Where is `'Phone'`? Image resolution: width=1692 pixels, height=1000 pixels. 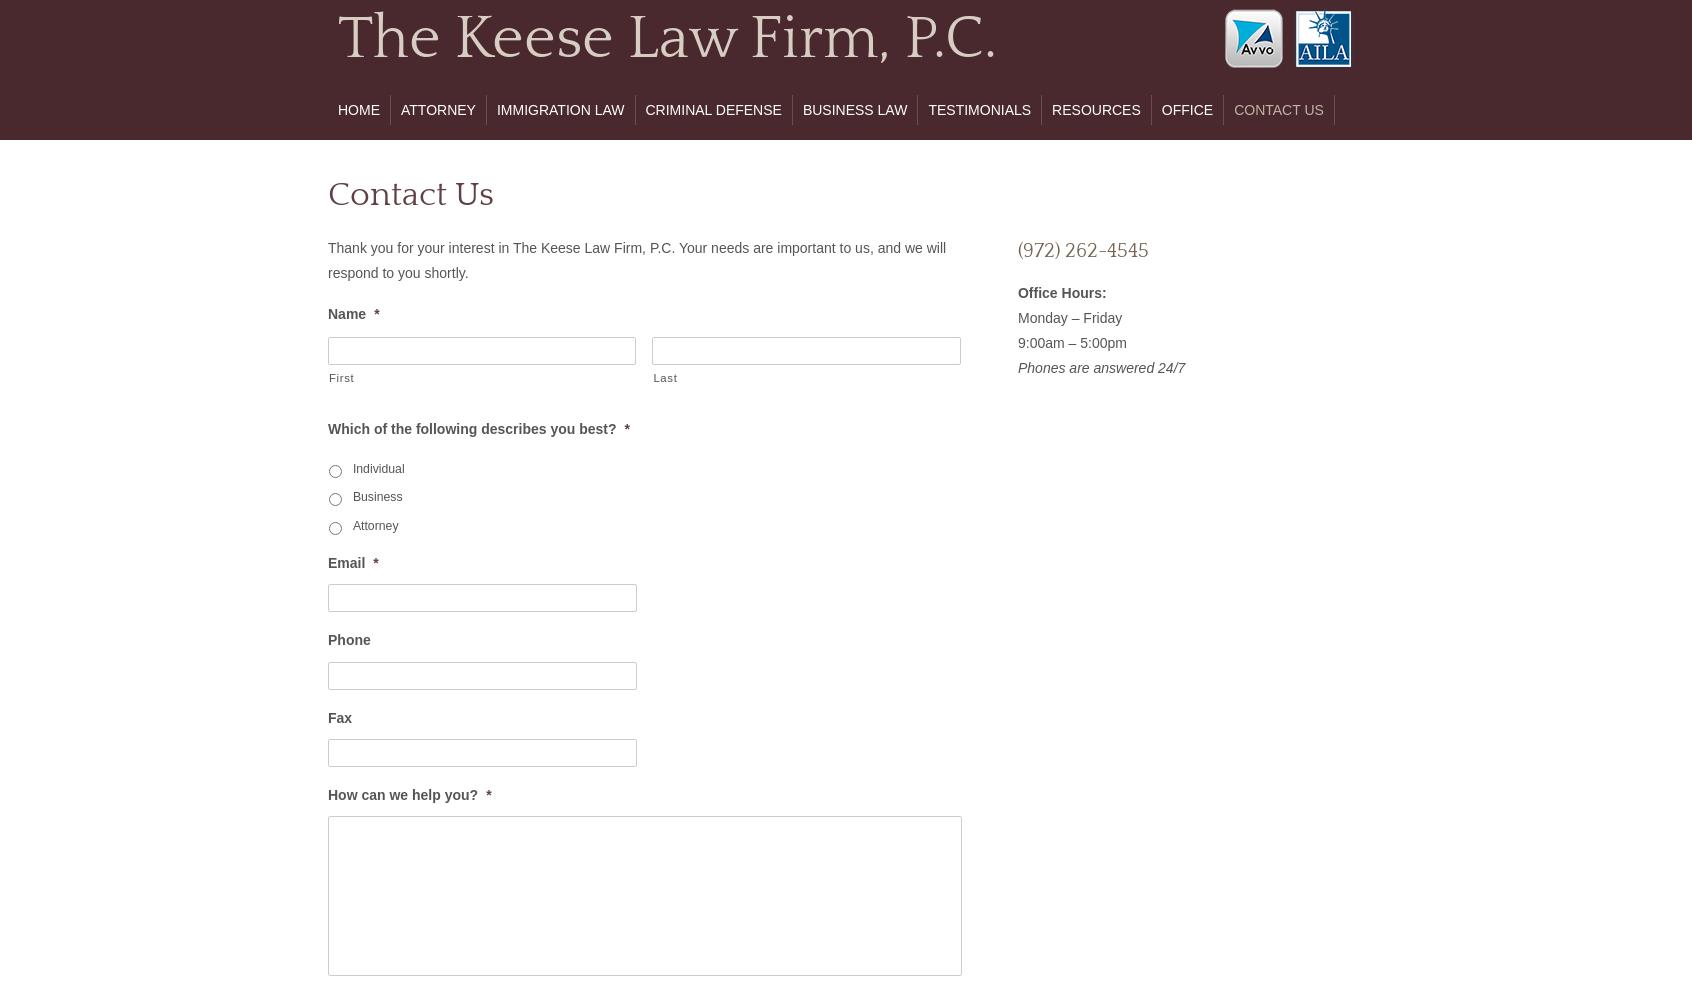 'Phone' is located at coordinates (348, 640).